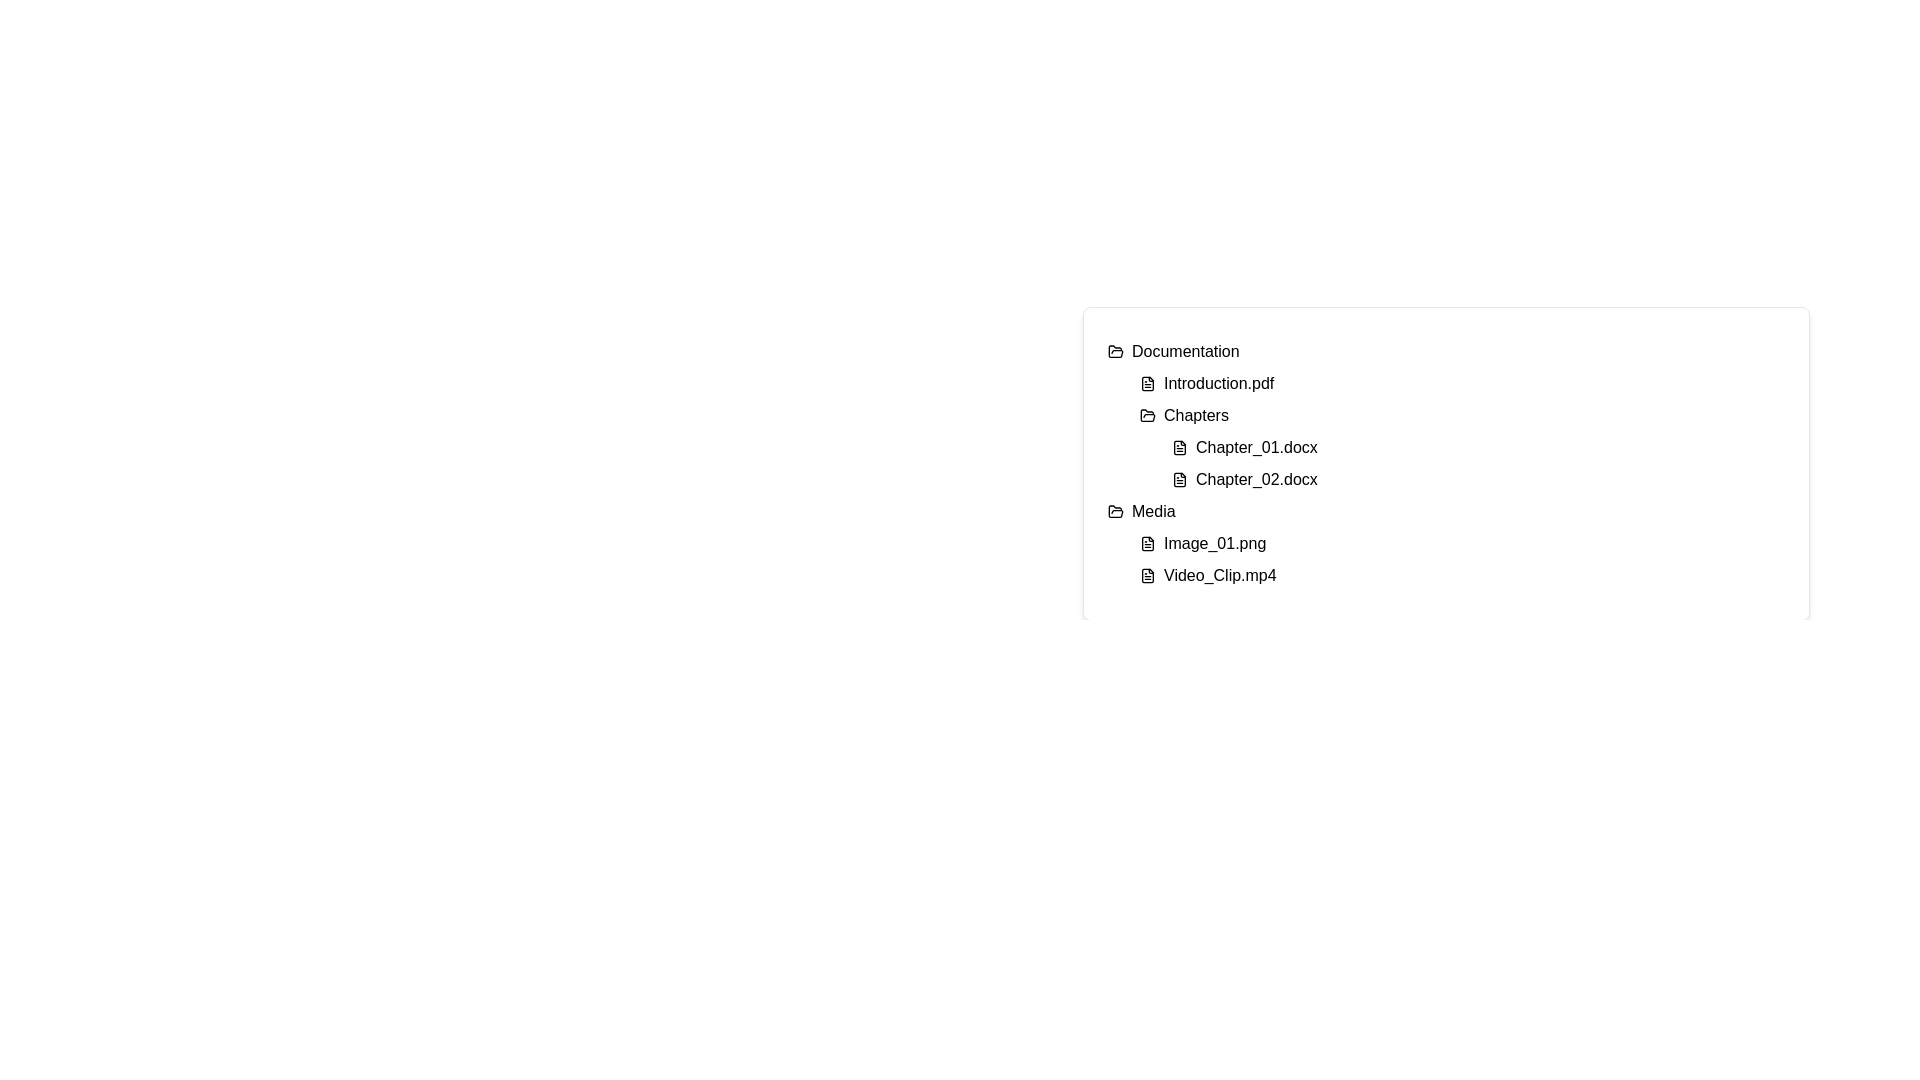 This screenshot has width=1920, height=1080. Describe the element at coordinates (1147, 384) in the screenshot. I see `the document icon labeled 'Introduction.pdf'` at that location.